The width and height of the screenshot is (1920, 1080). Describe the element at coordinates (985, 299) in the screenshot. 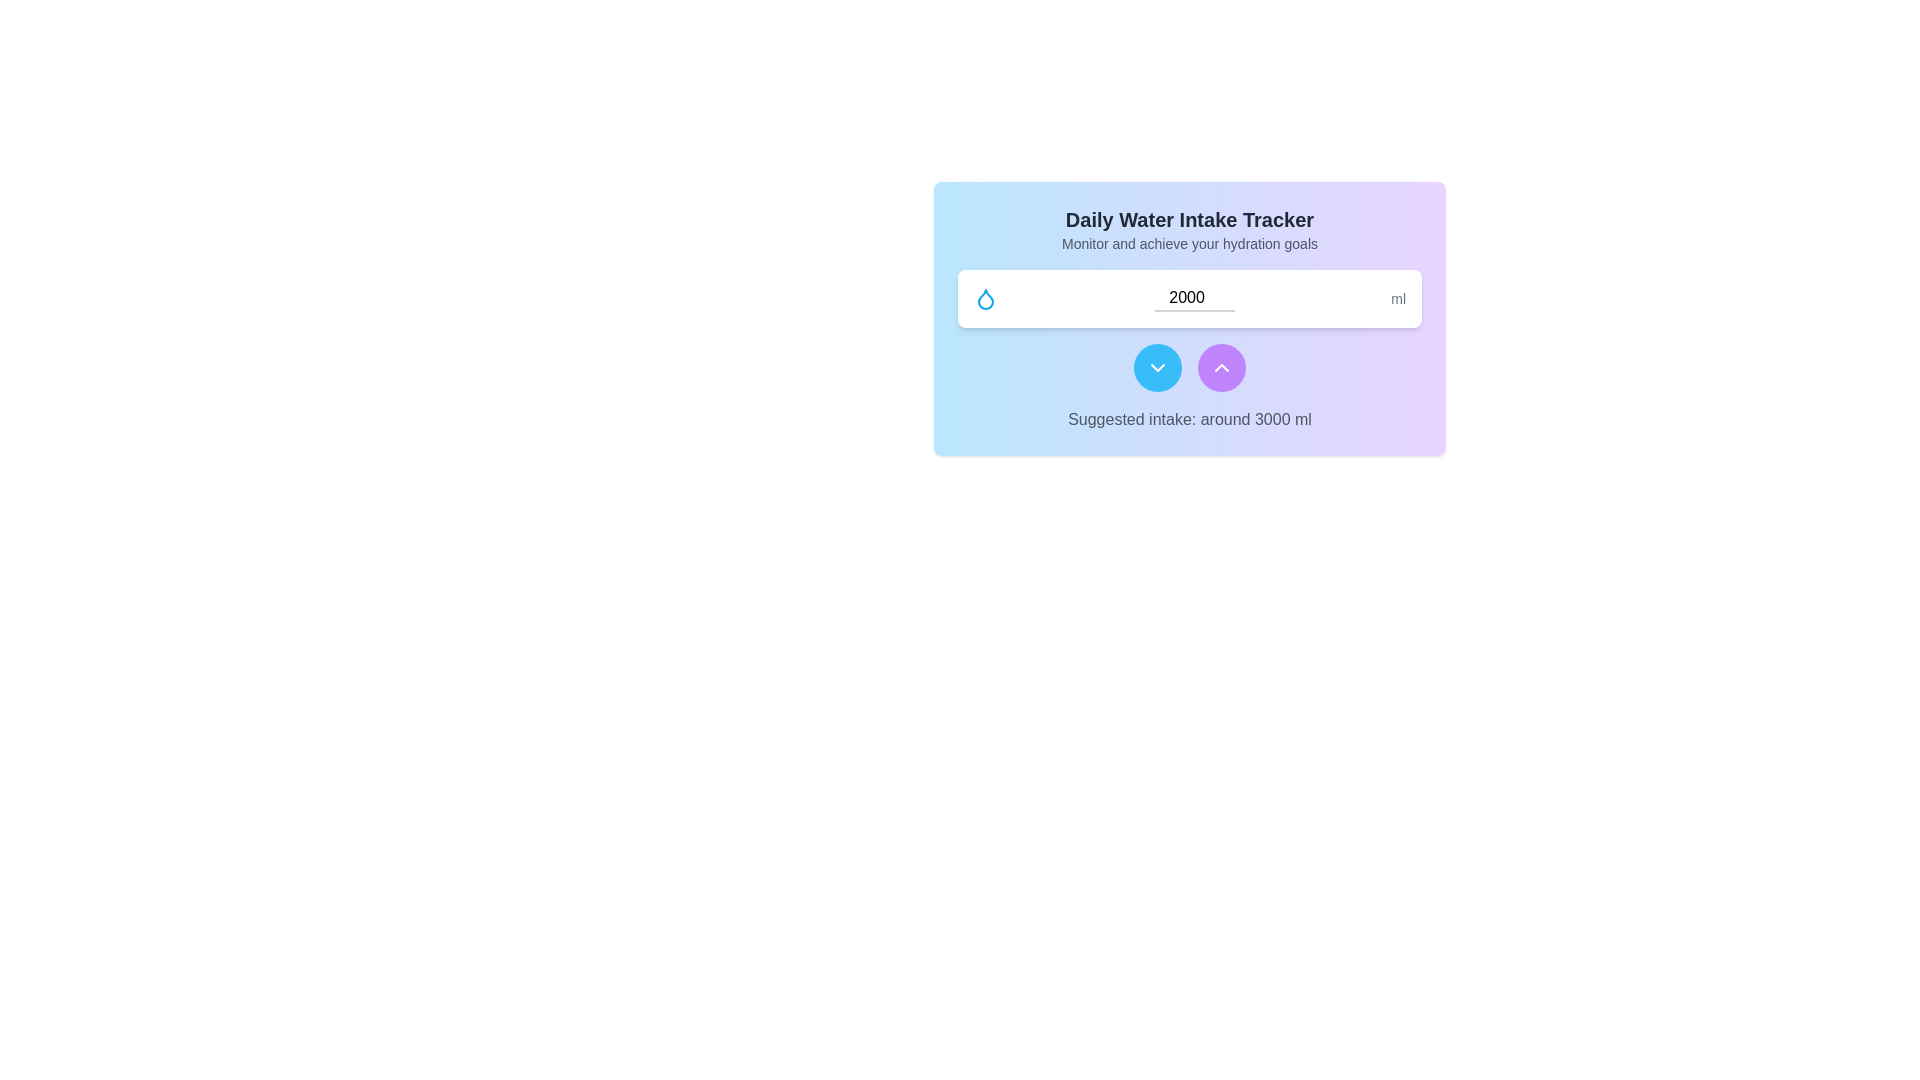

I see `the blue water droplet icon located on the left side of the input field, which is enclosed in a rectangular white box, with the numerical value '2000' and the text label 'ml' to the right` at that location.